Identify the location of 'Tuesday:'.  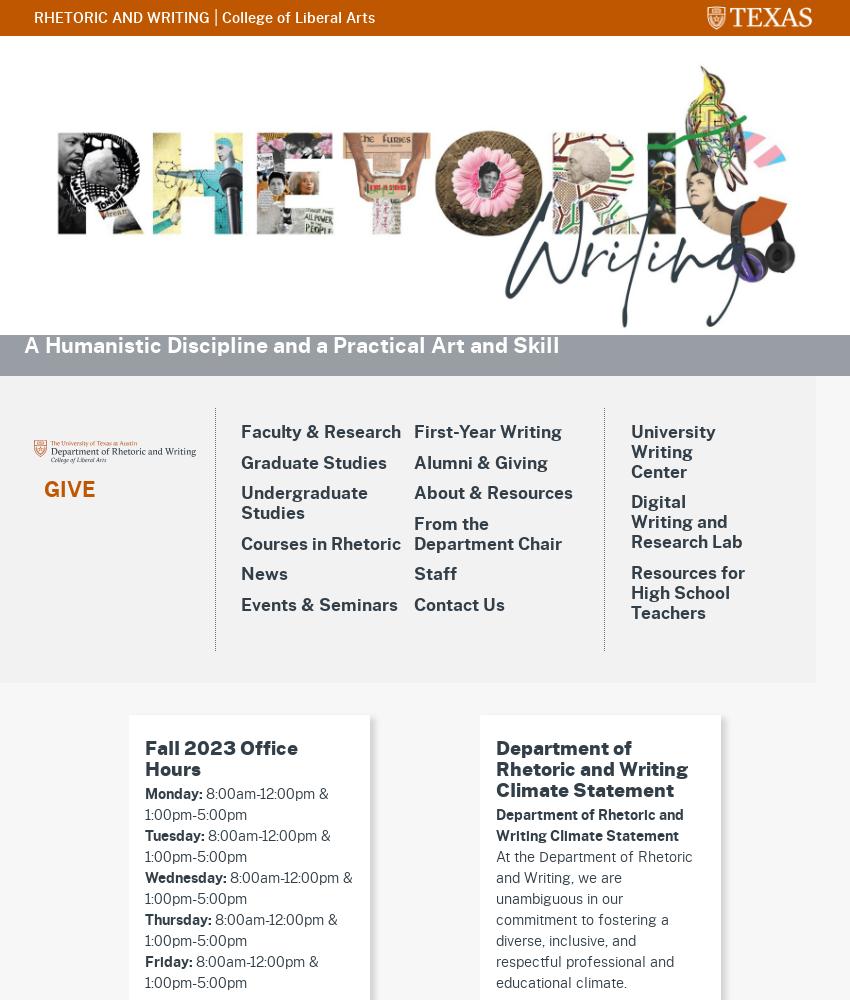
(174, 836).